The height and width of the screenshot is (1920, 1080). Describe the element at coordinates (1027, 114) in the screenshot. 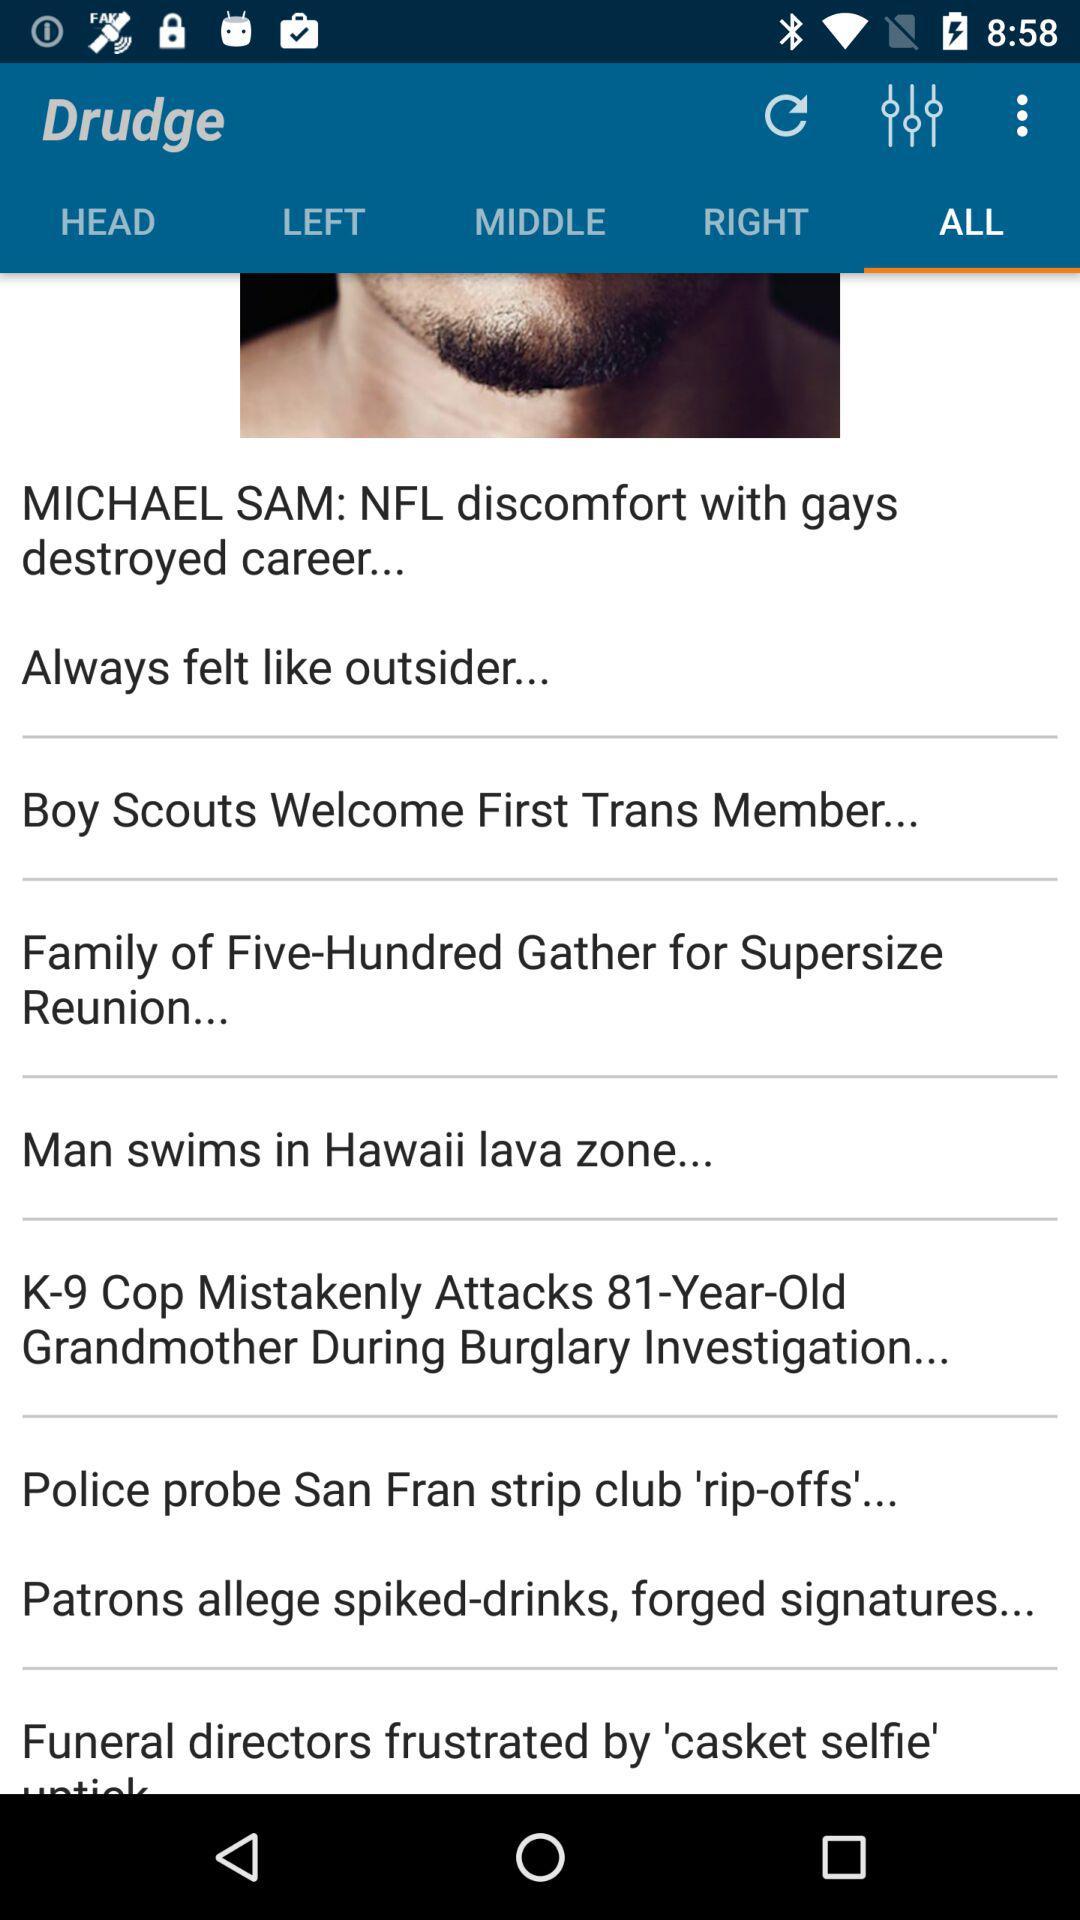

I see `the item above all` at that location.